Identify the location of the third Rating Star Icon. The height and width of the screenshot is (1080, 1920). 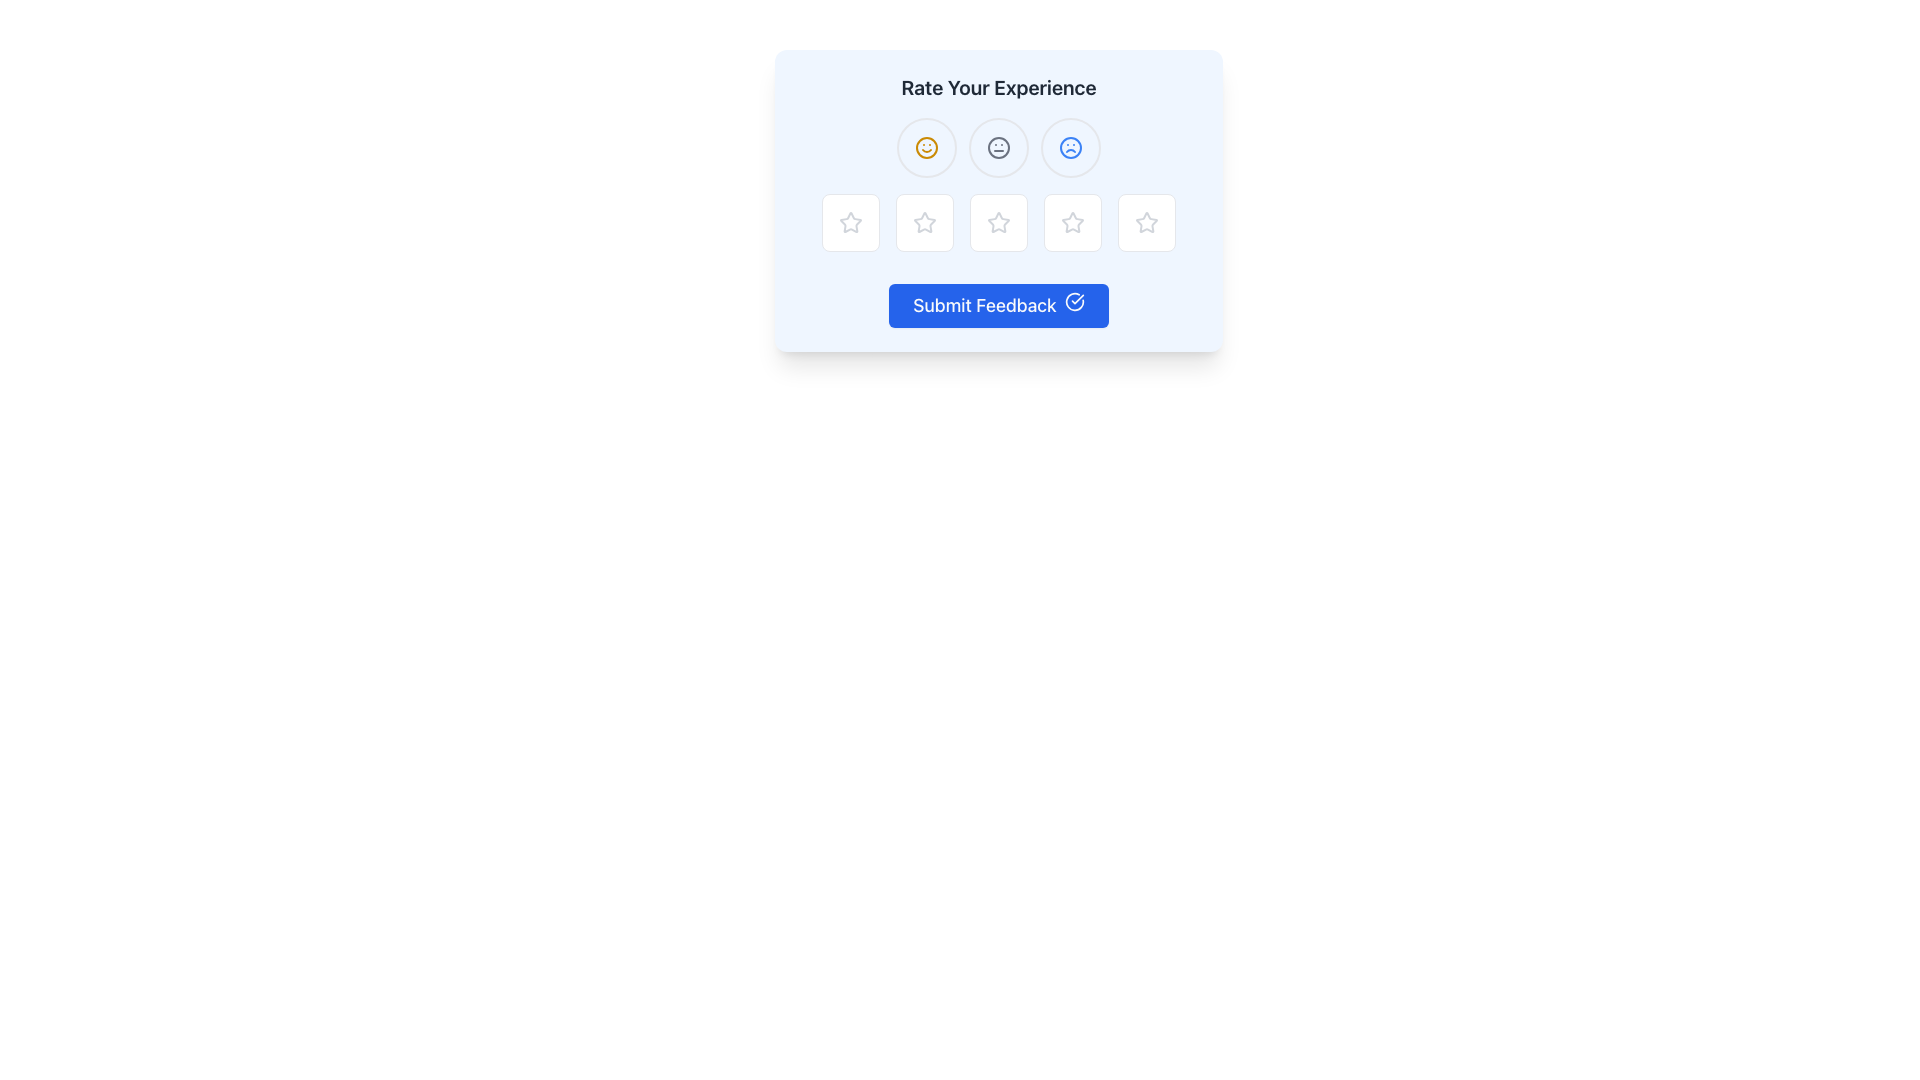
(998, 222).